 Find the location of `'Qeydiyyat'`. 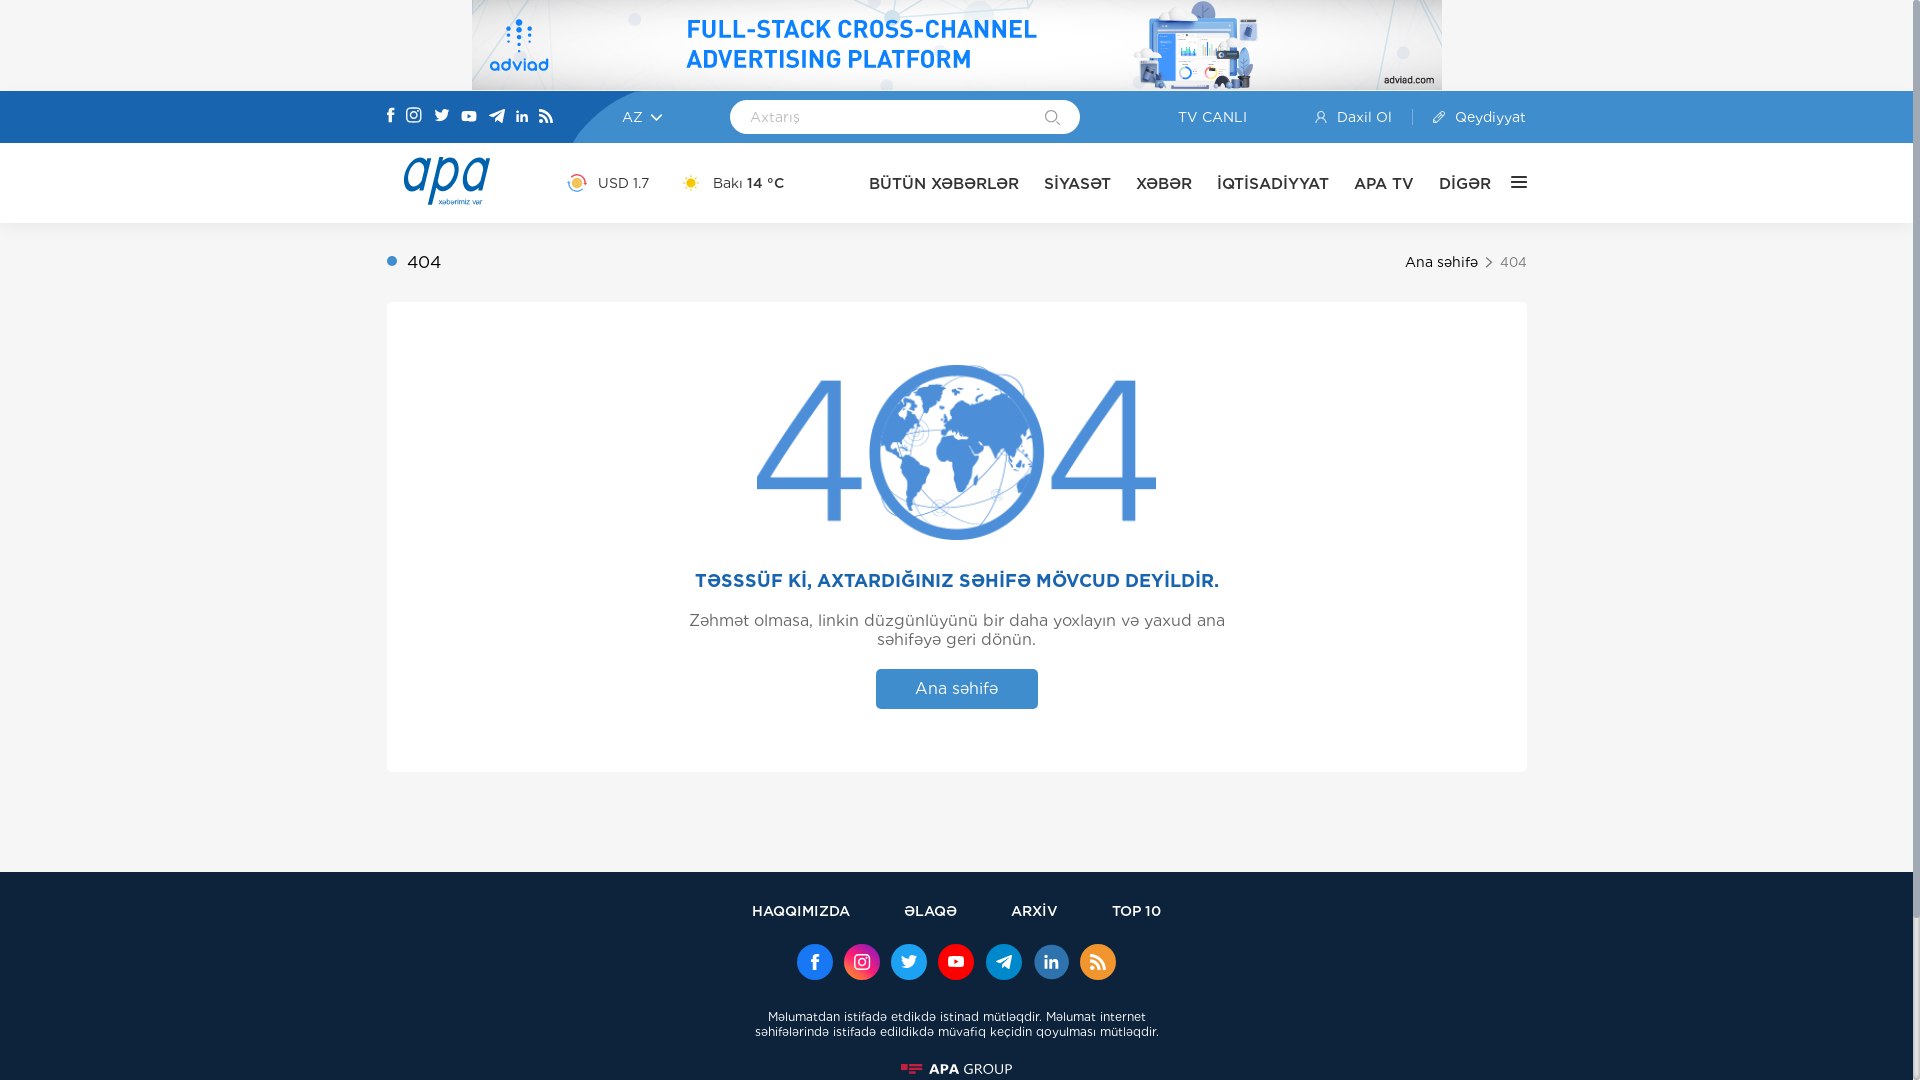

'Qeydiyyat' is located at coordinates (1469, 116).